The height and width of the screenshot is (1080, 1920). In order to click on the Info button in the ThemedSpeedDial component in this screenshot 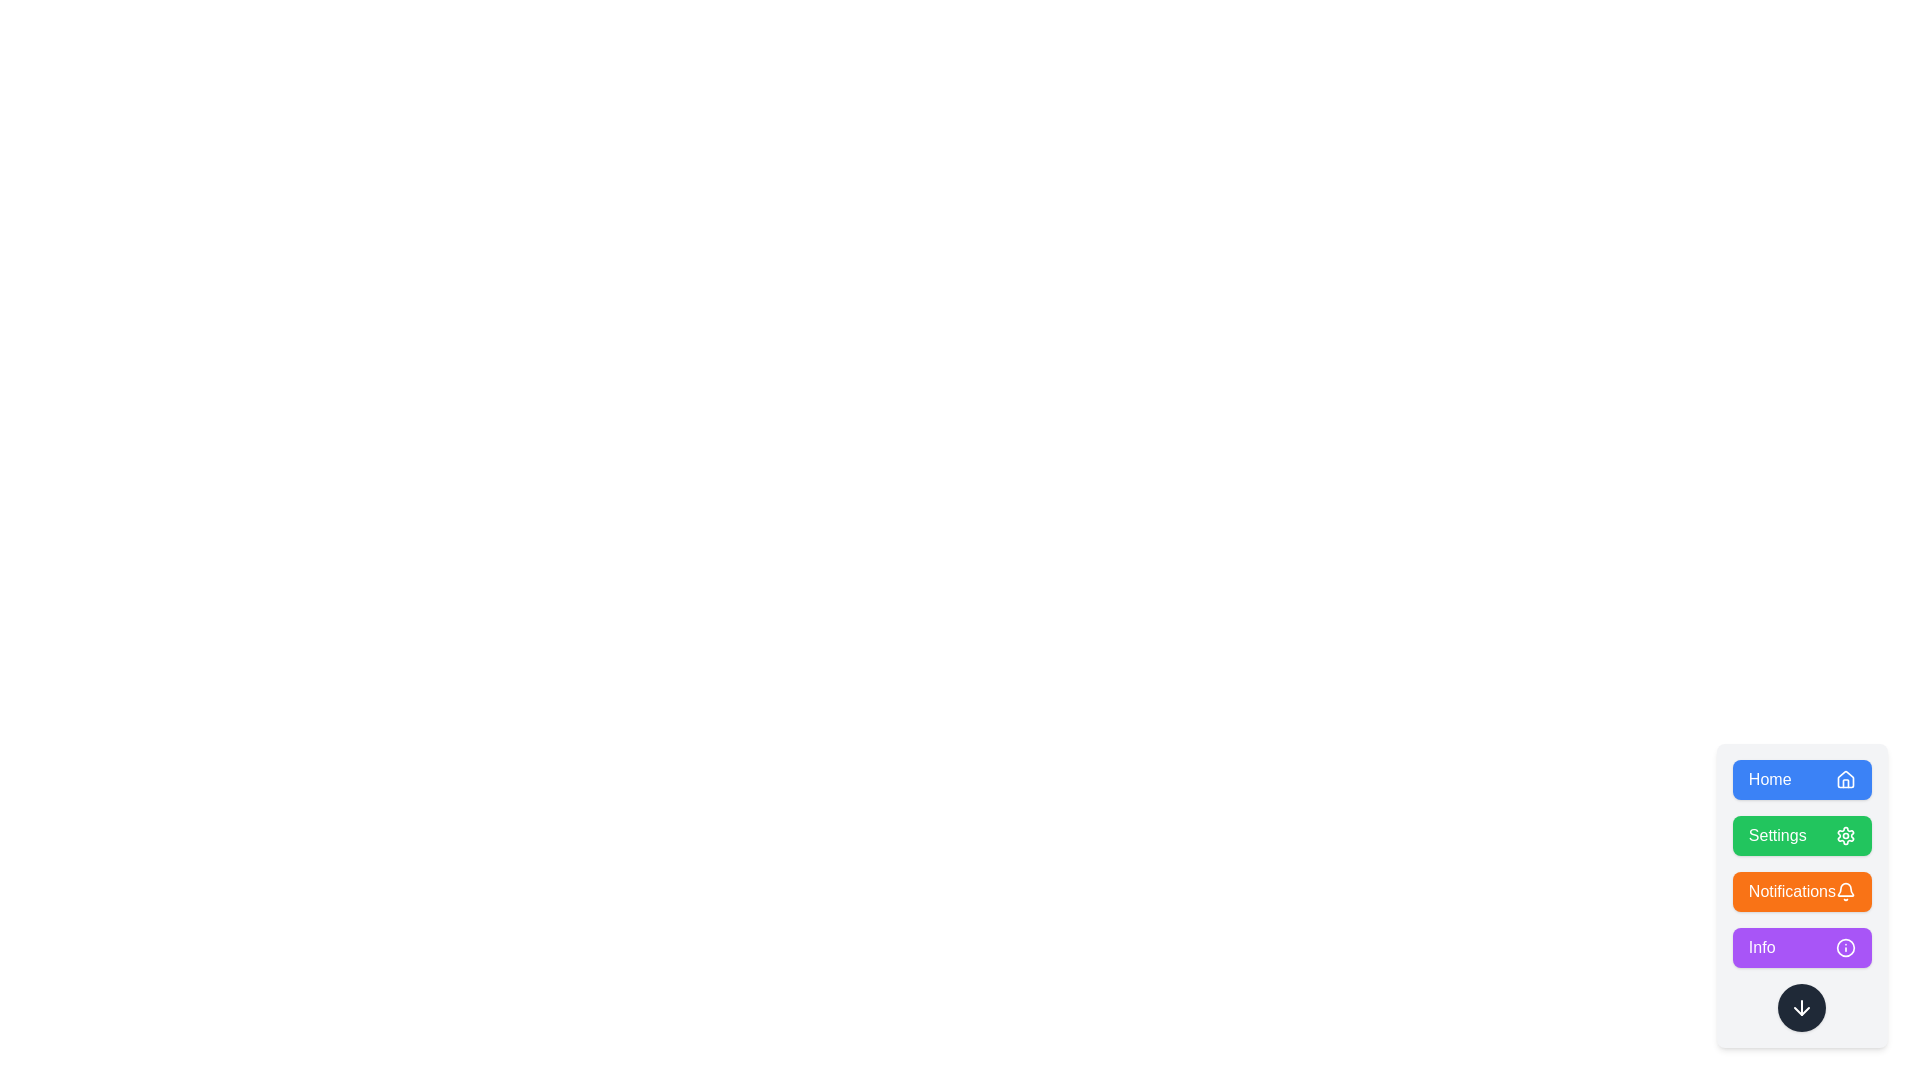, I will do `click(1802, 947)`.